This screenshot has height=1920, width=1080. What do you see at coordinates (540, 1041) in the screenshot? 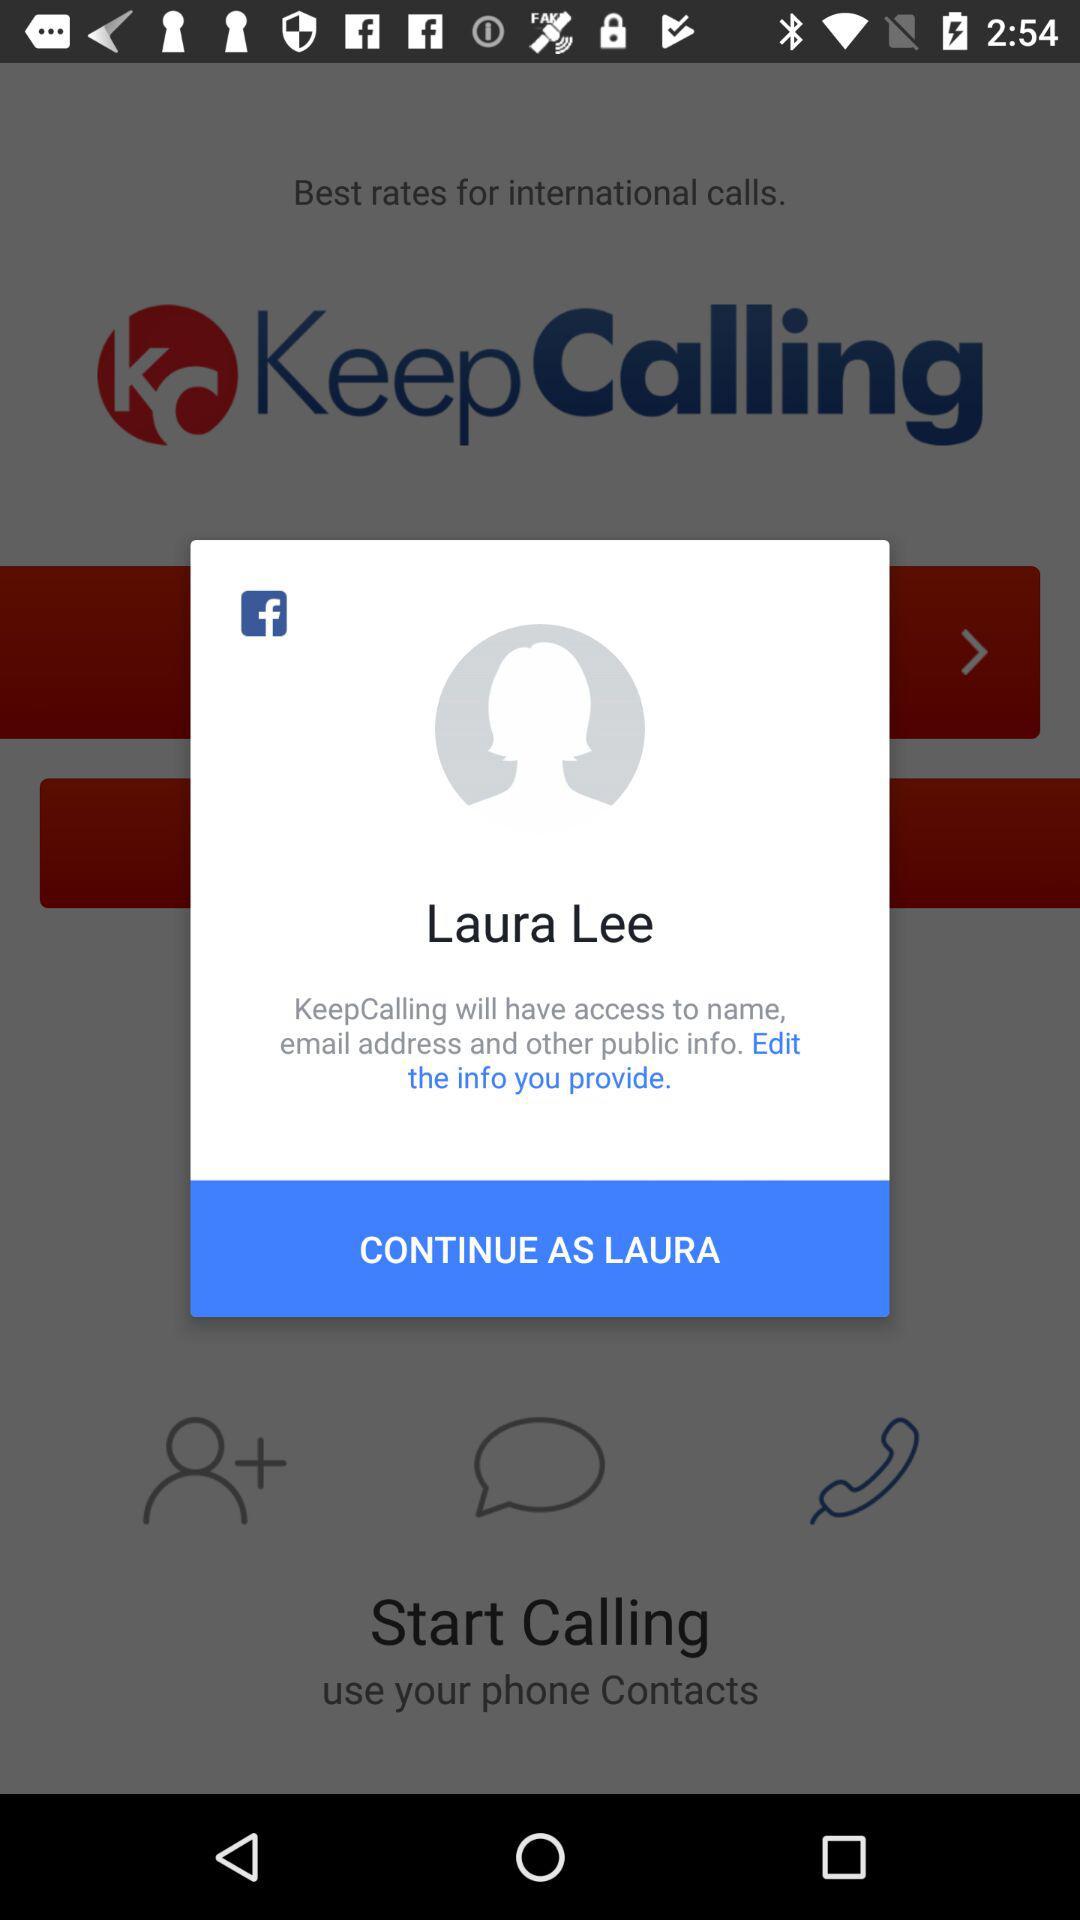
I see `the item above continue as laura` at bounding box center [540, 1041].